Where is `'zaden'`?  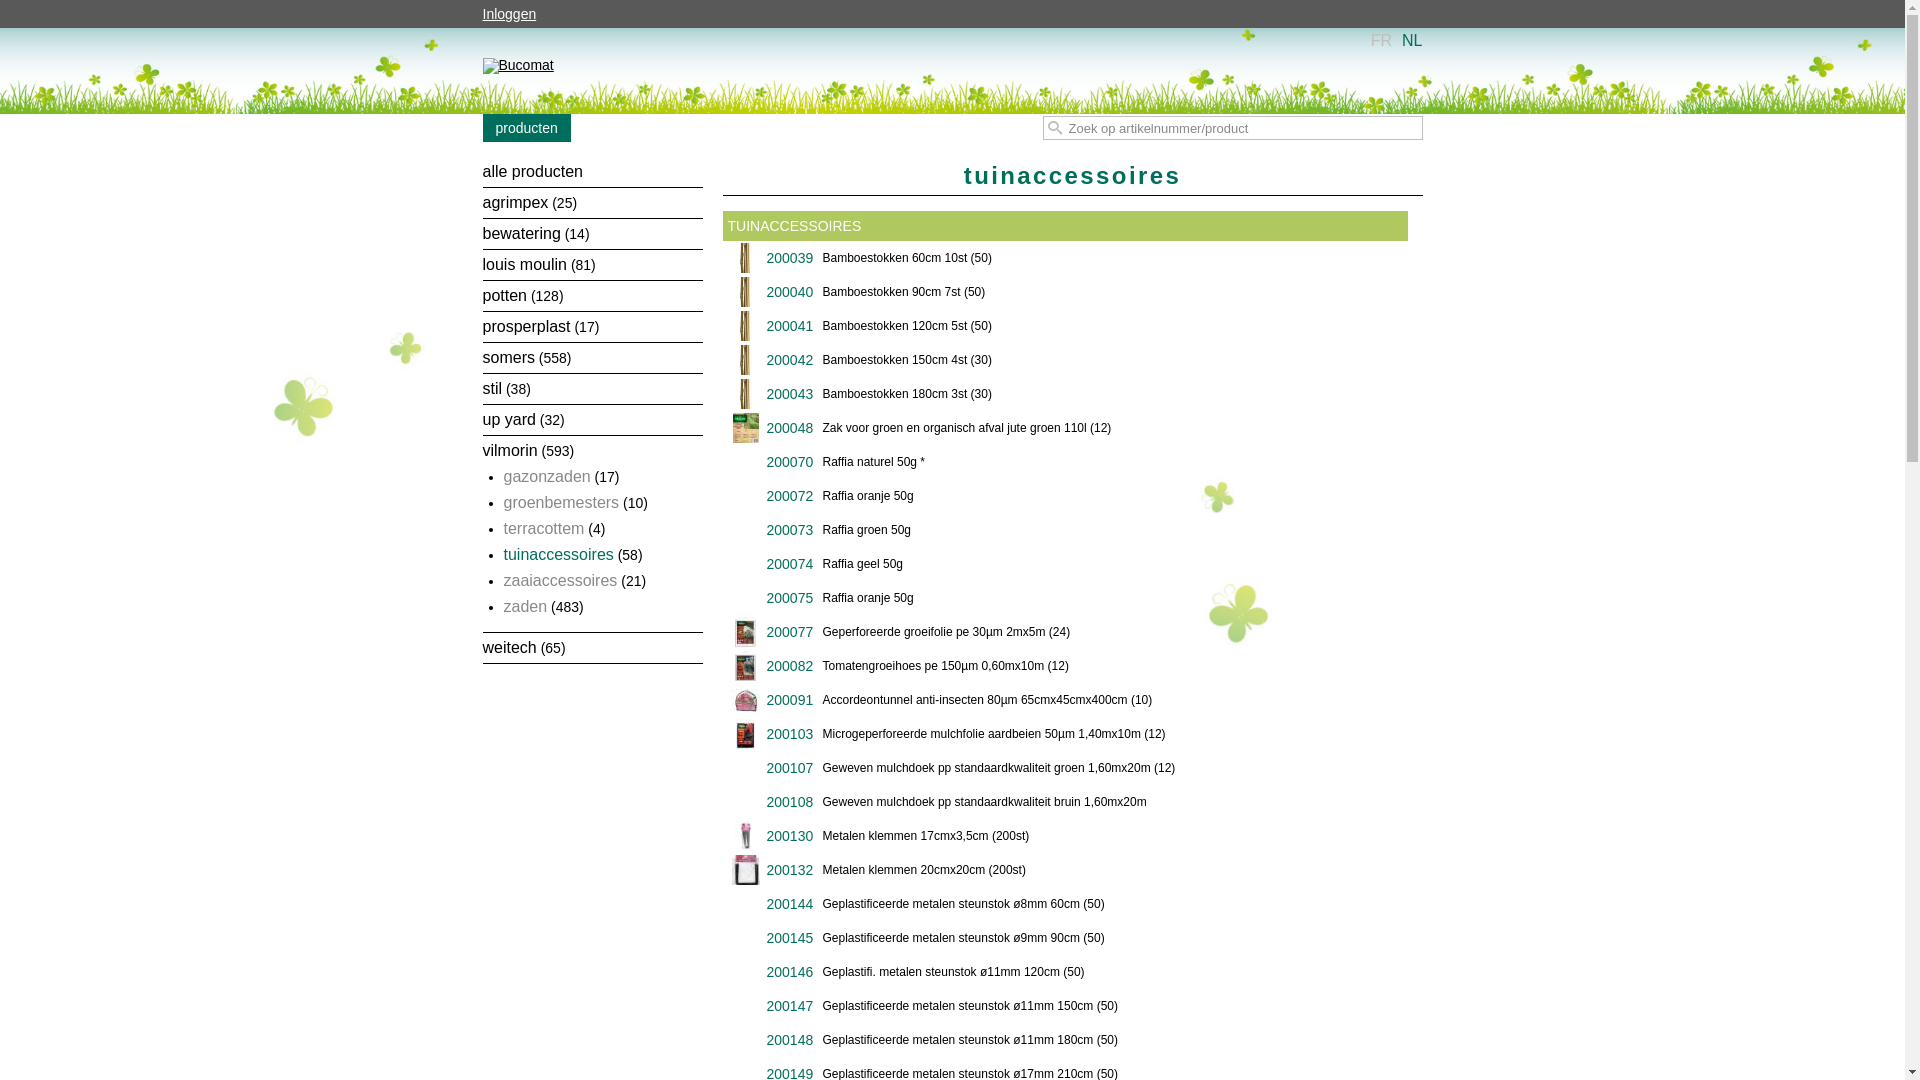 'zaden' is located at coordinates (526, 605).